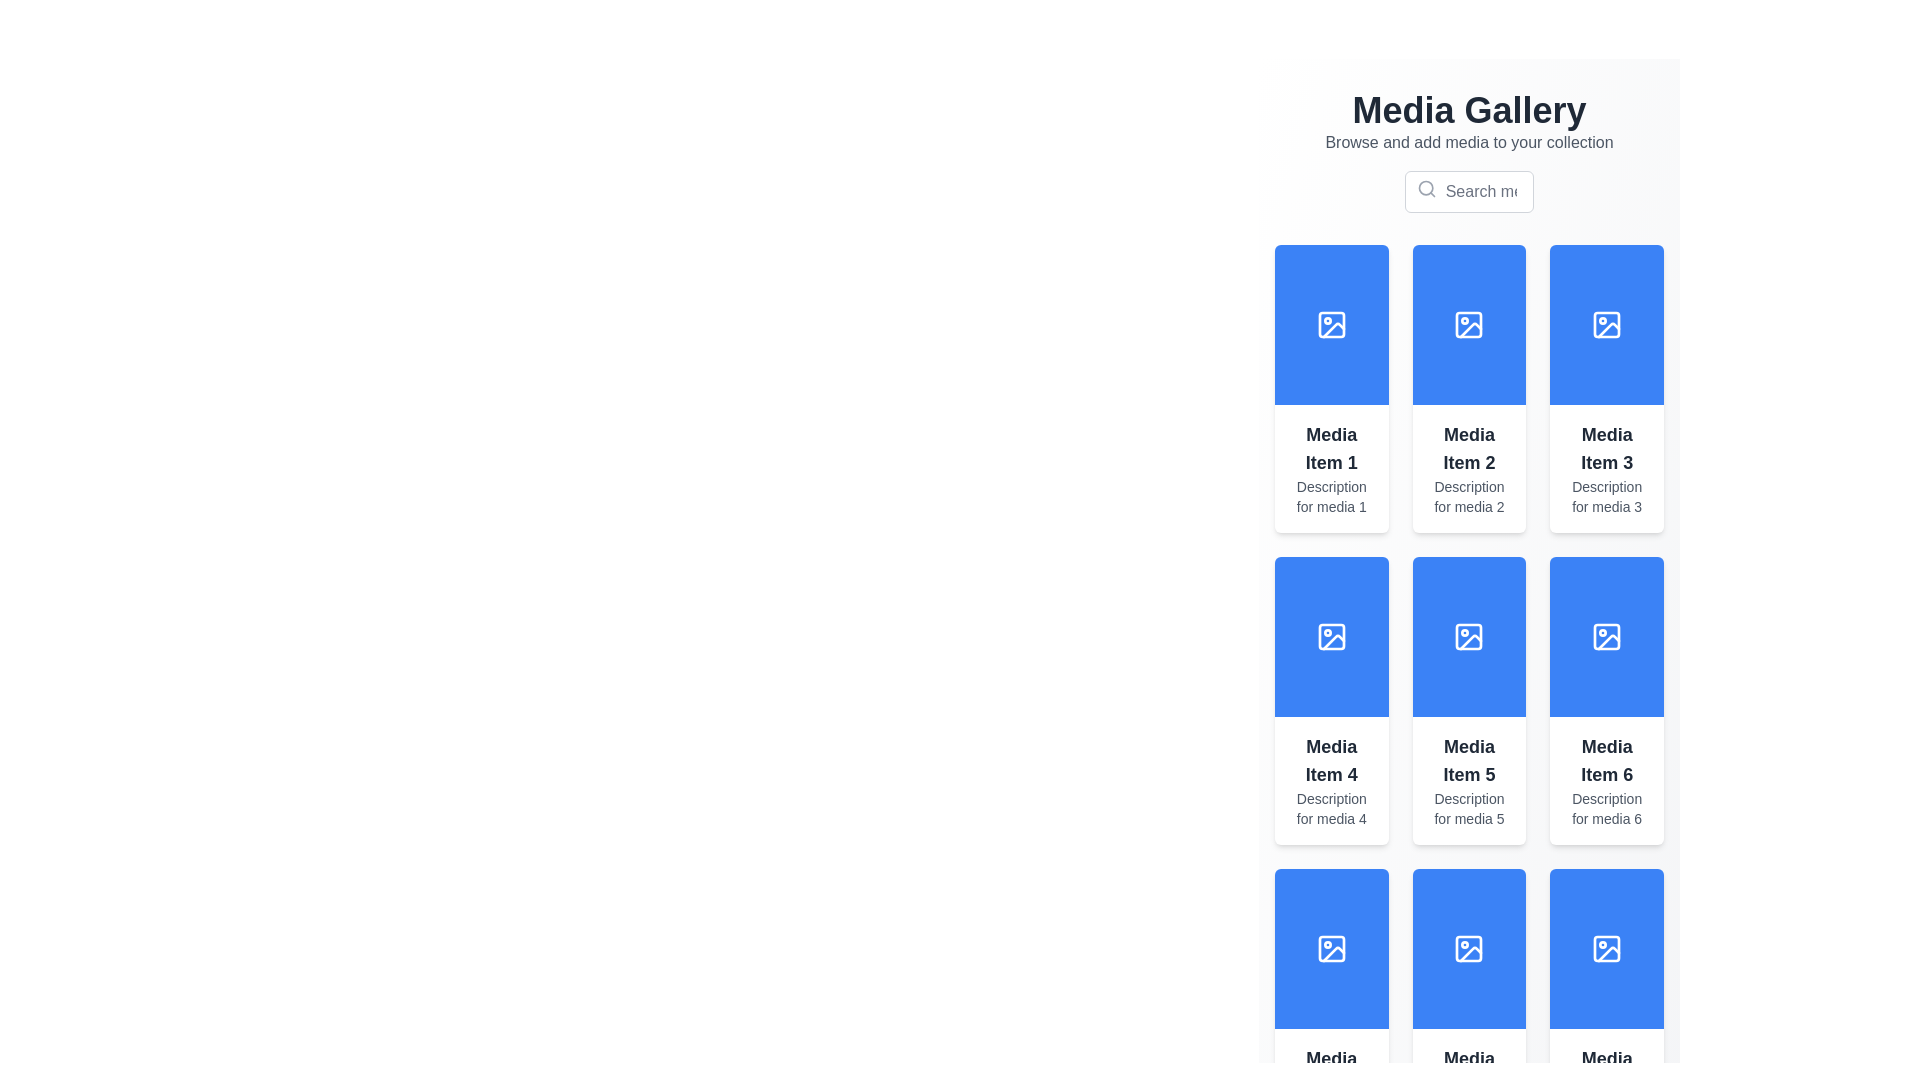  Describe the element at coordinates (1424, 188) in the screenshot. I see `SVG circle element that visually represents the lens of the magnifying glass in the search icon by using development tools` at that location.